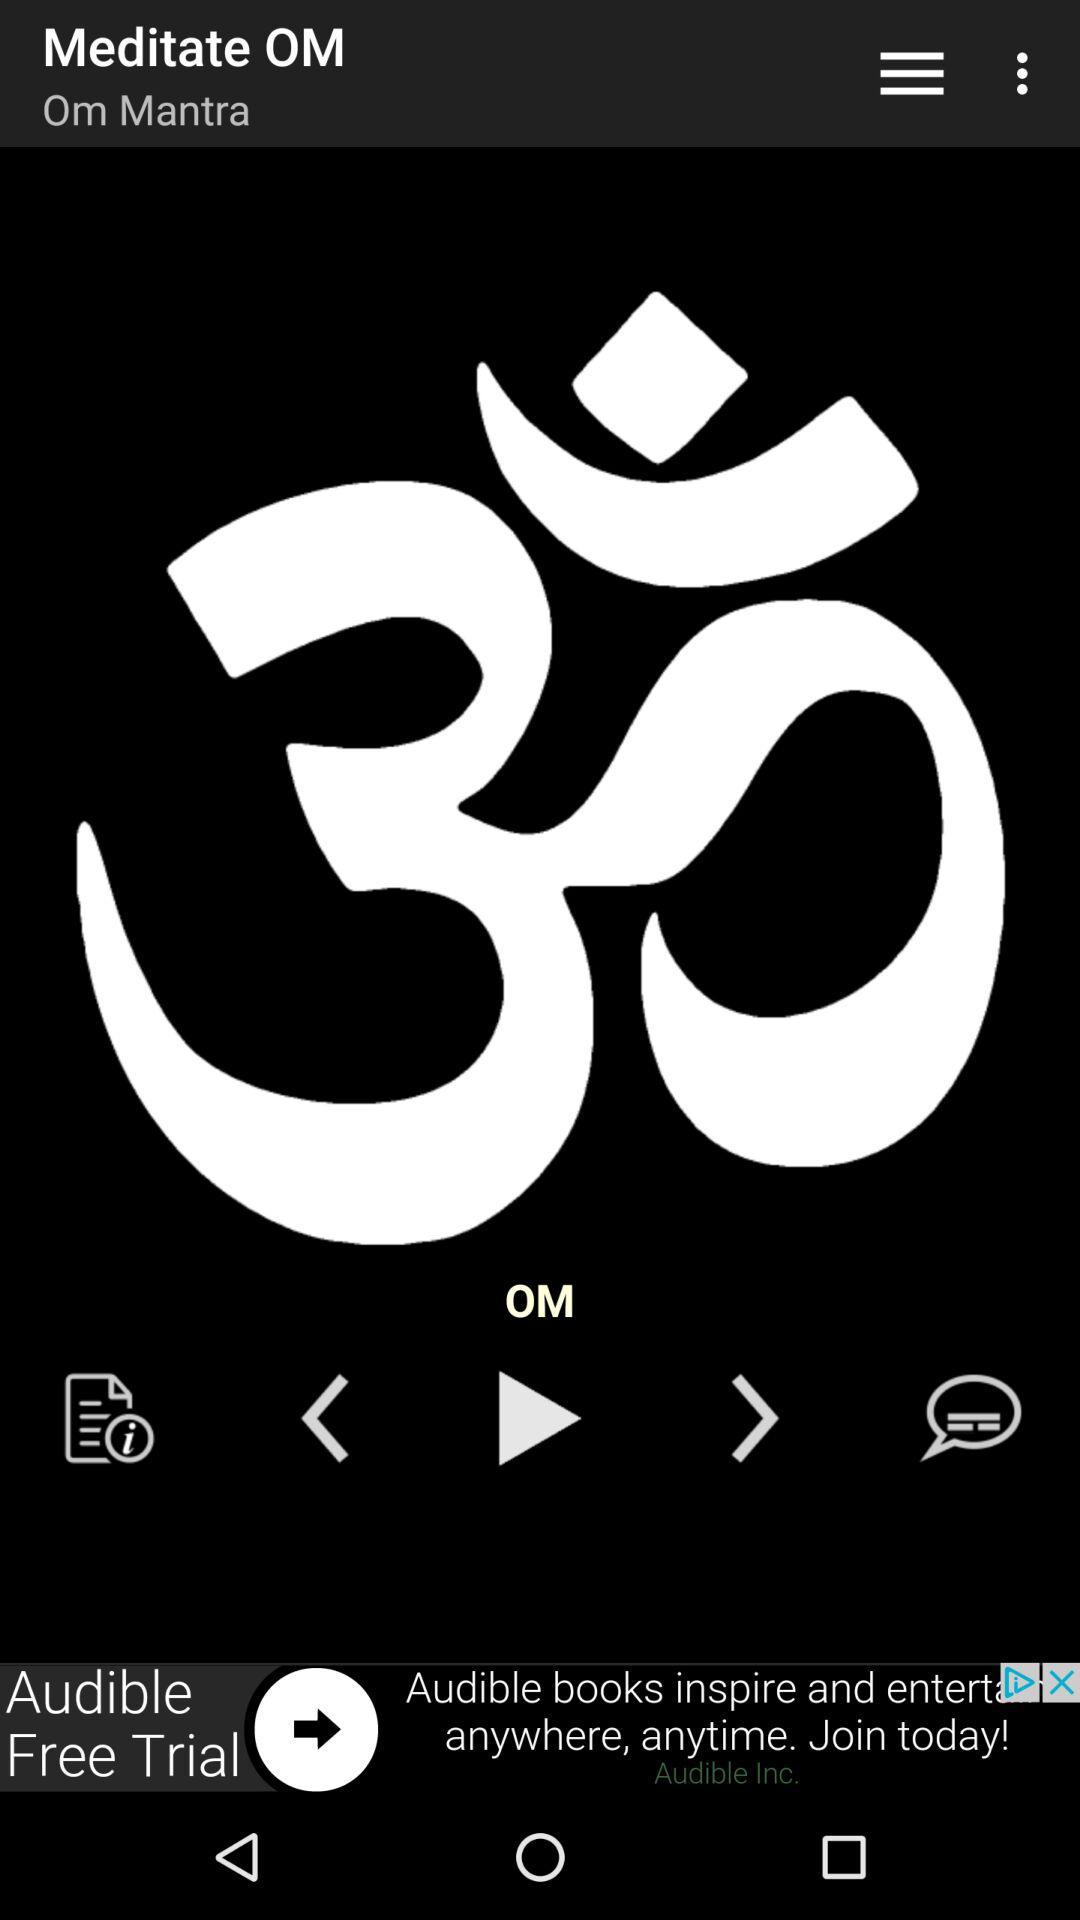 This screenshot has width=1080, height=1920. Describe the element at coordinates (755, 1417) in the screenshot. I see `skip` at that location.